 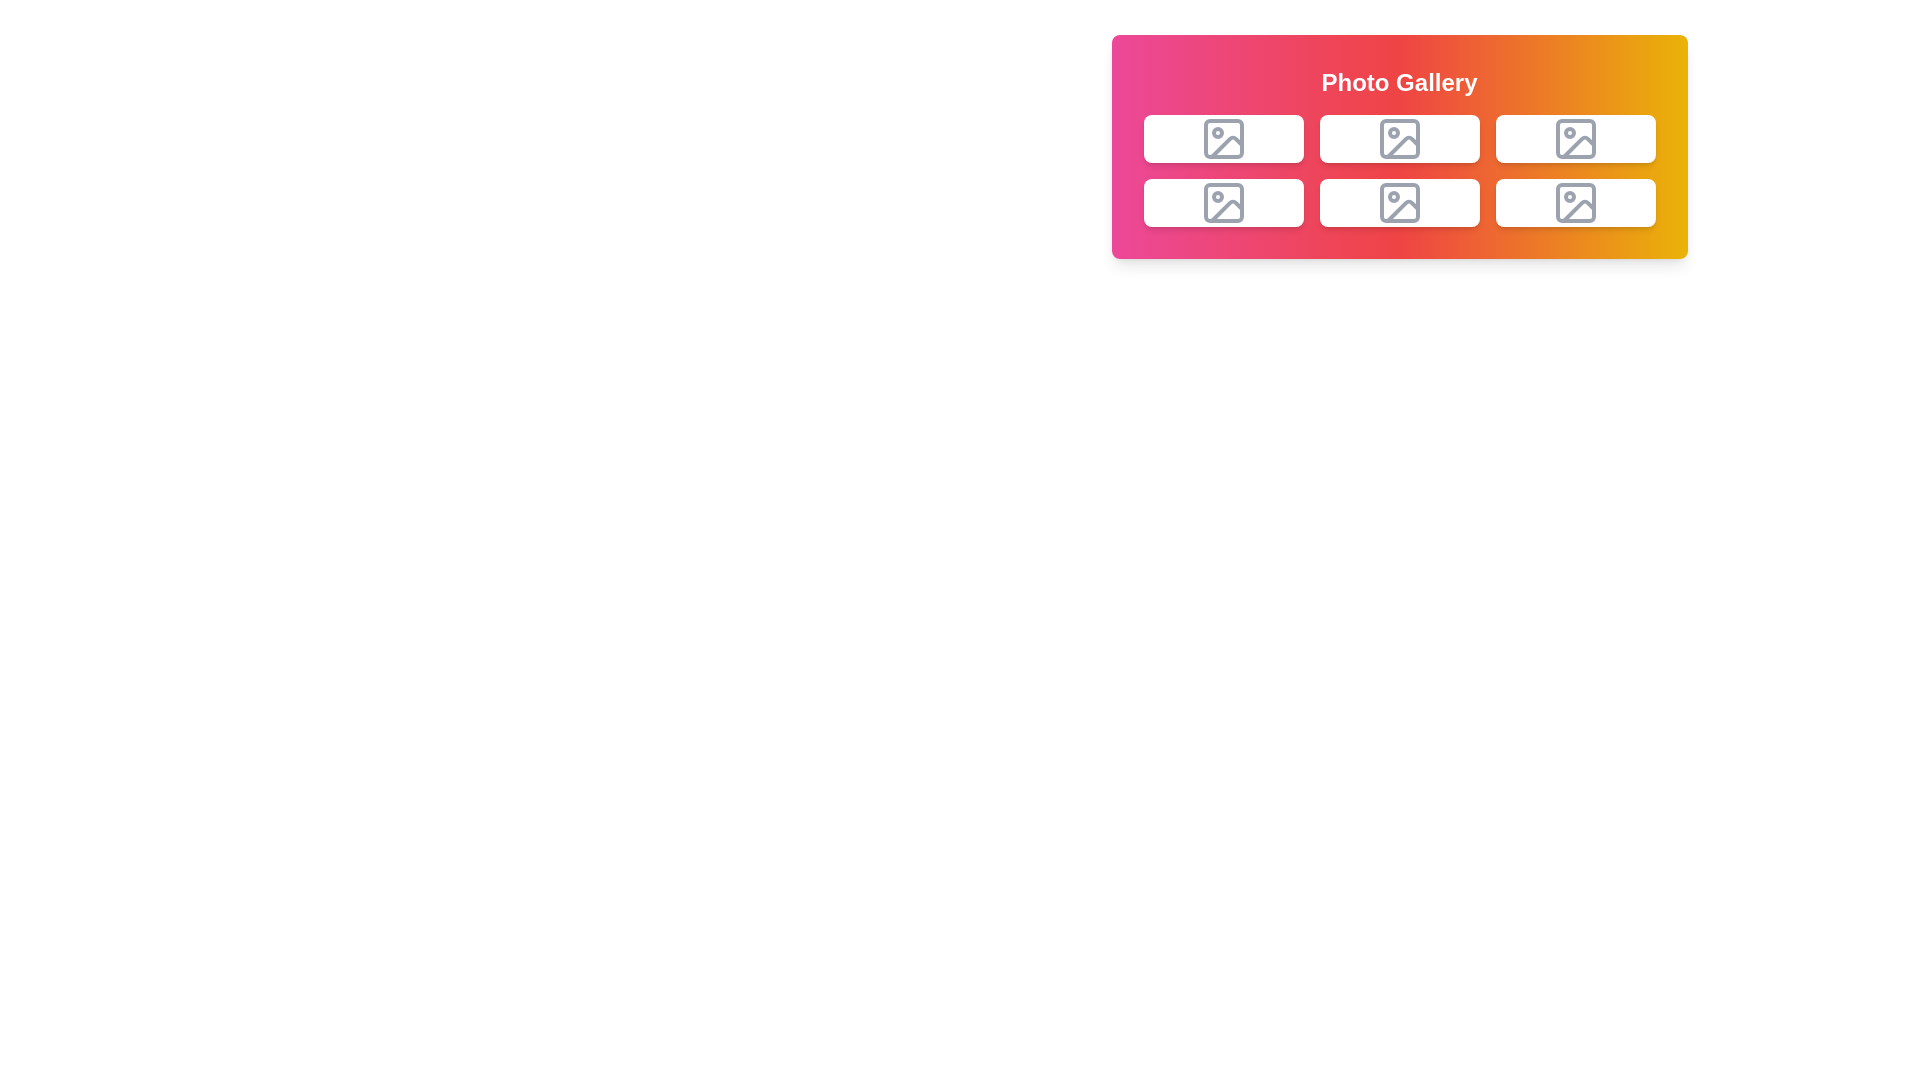 I want to click on the 'view' or 'preview' SVG icon located in the second button of the first row in the 'Photo Gallery' grid layout, so click(x=1372, y=137).